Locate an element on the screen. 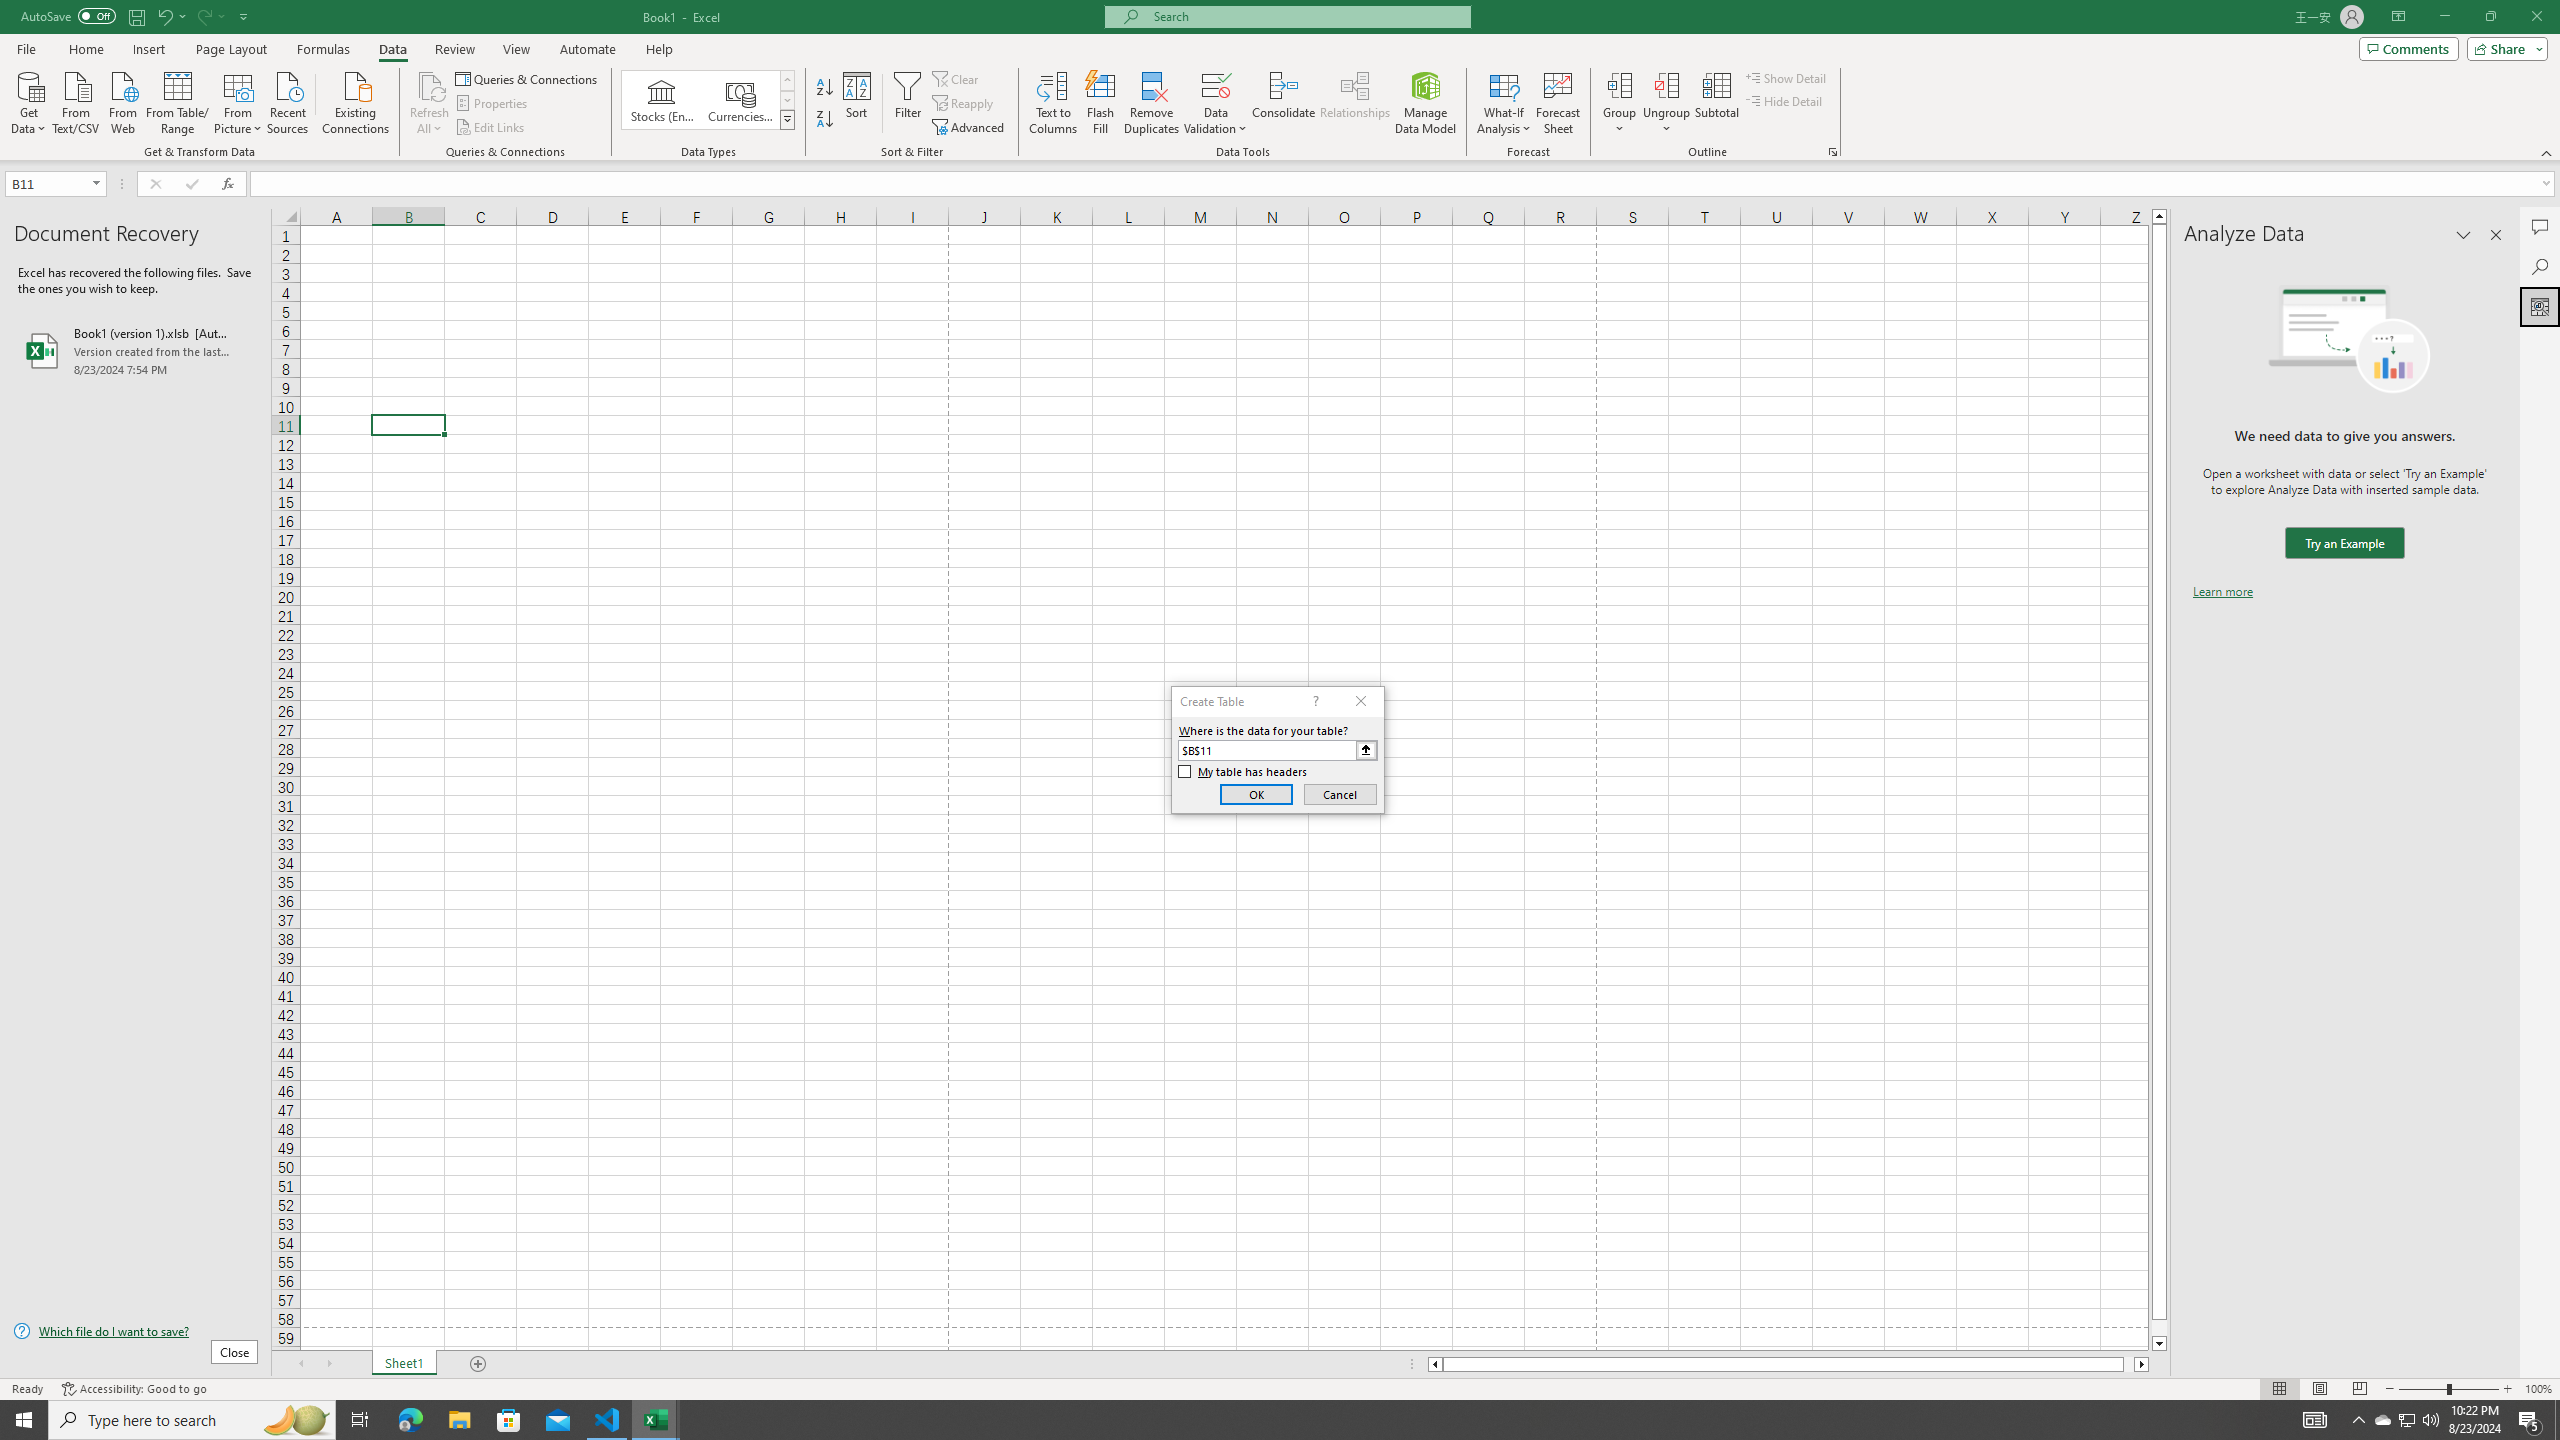  'Consolidate...' is located at coordinates (1283, 103).